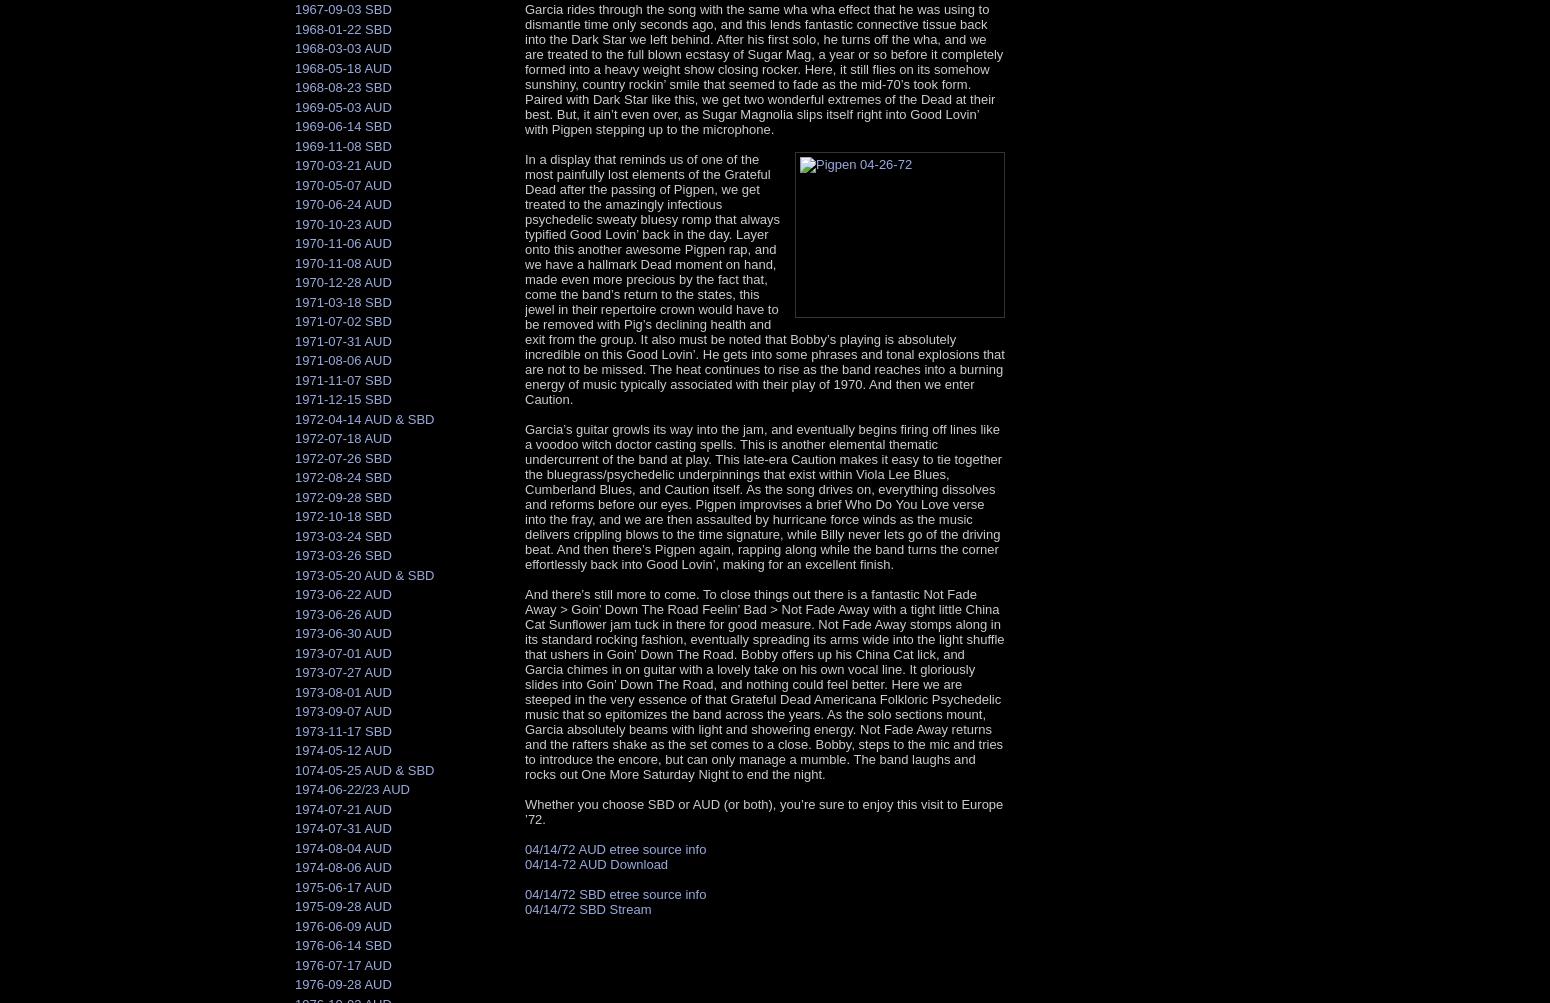 This screenshot has height=1003, width=1550. I want to click on '1971-12-15 SBD', so click(294, 398).